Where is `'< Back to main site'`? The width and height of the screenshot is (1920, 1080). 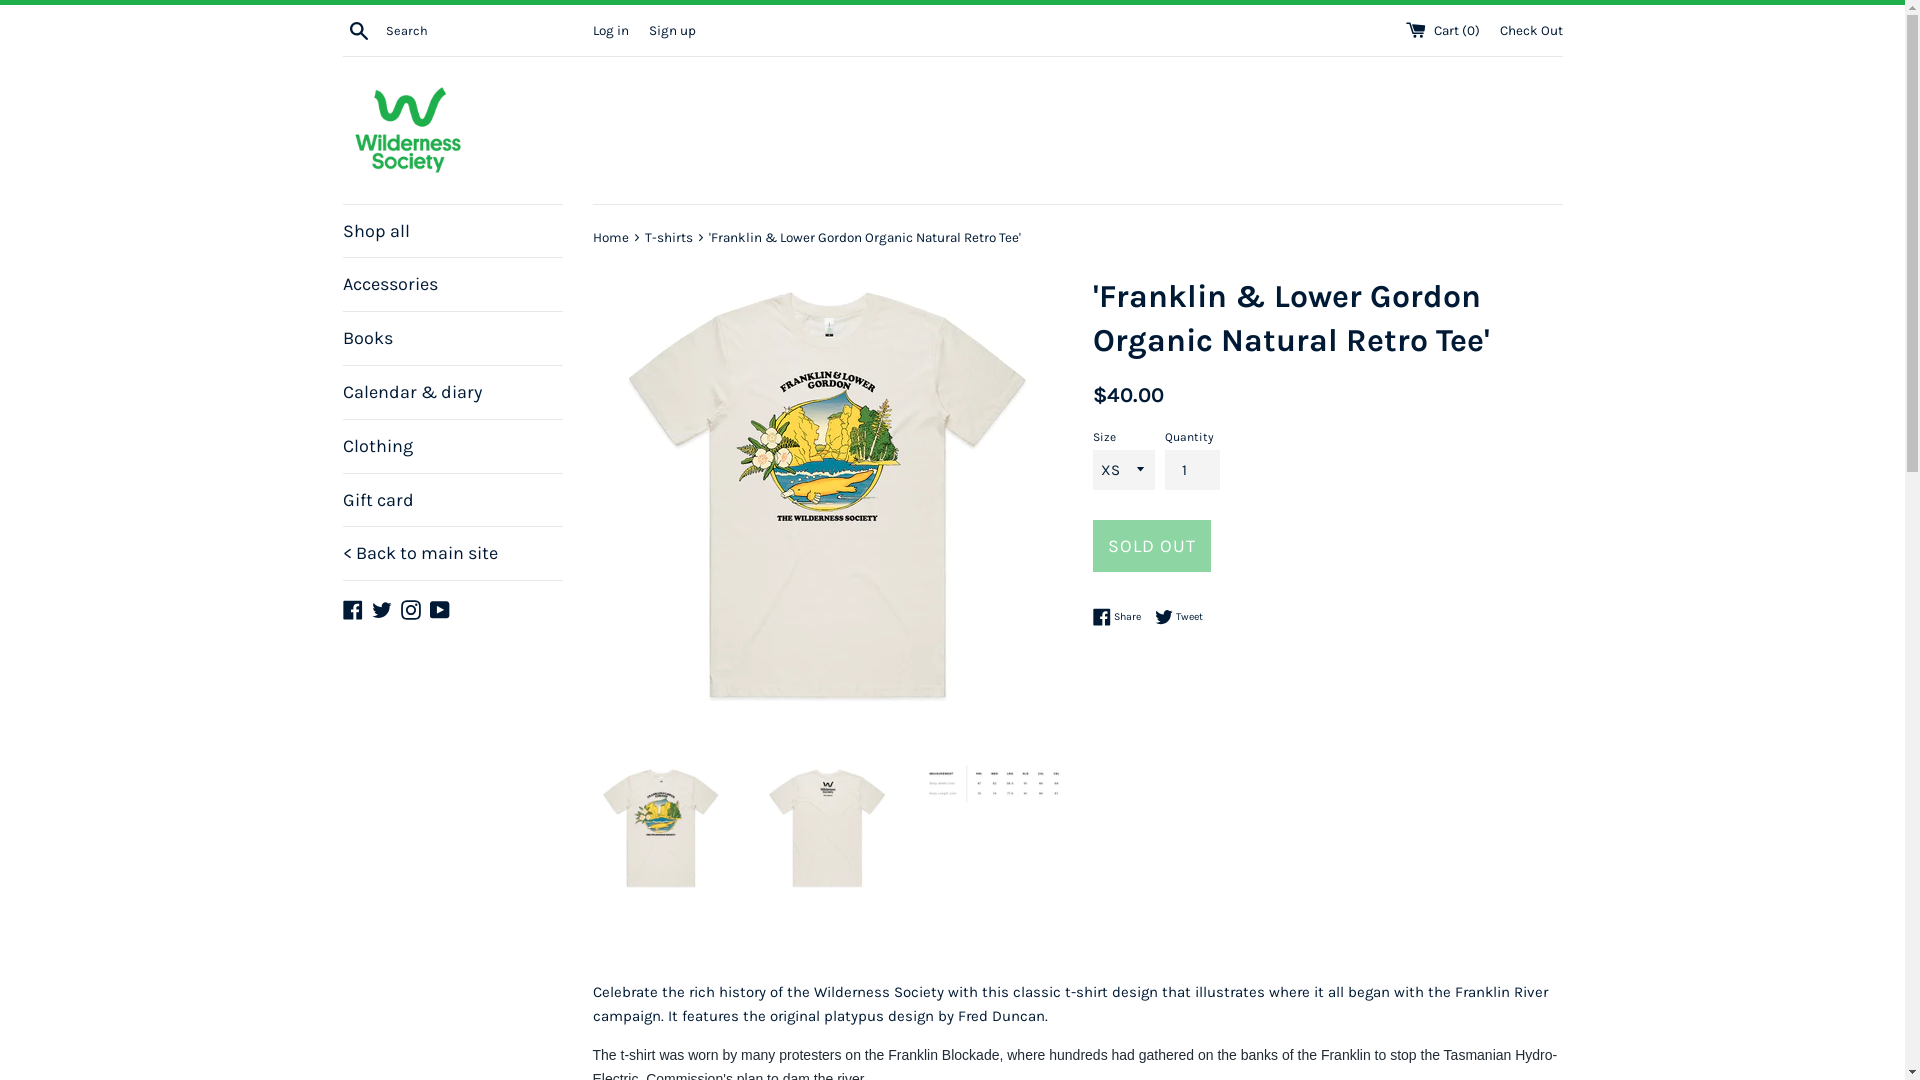
'< Back to main site' is located at coordinates (450, 553).